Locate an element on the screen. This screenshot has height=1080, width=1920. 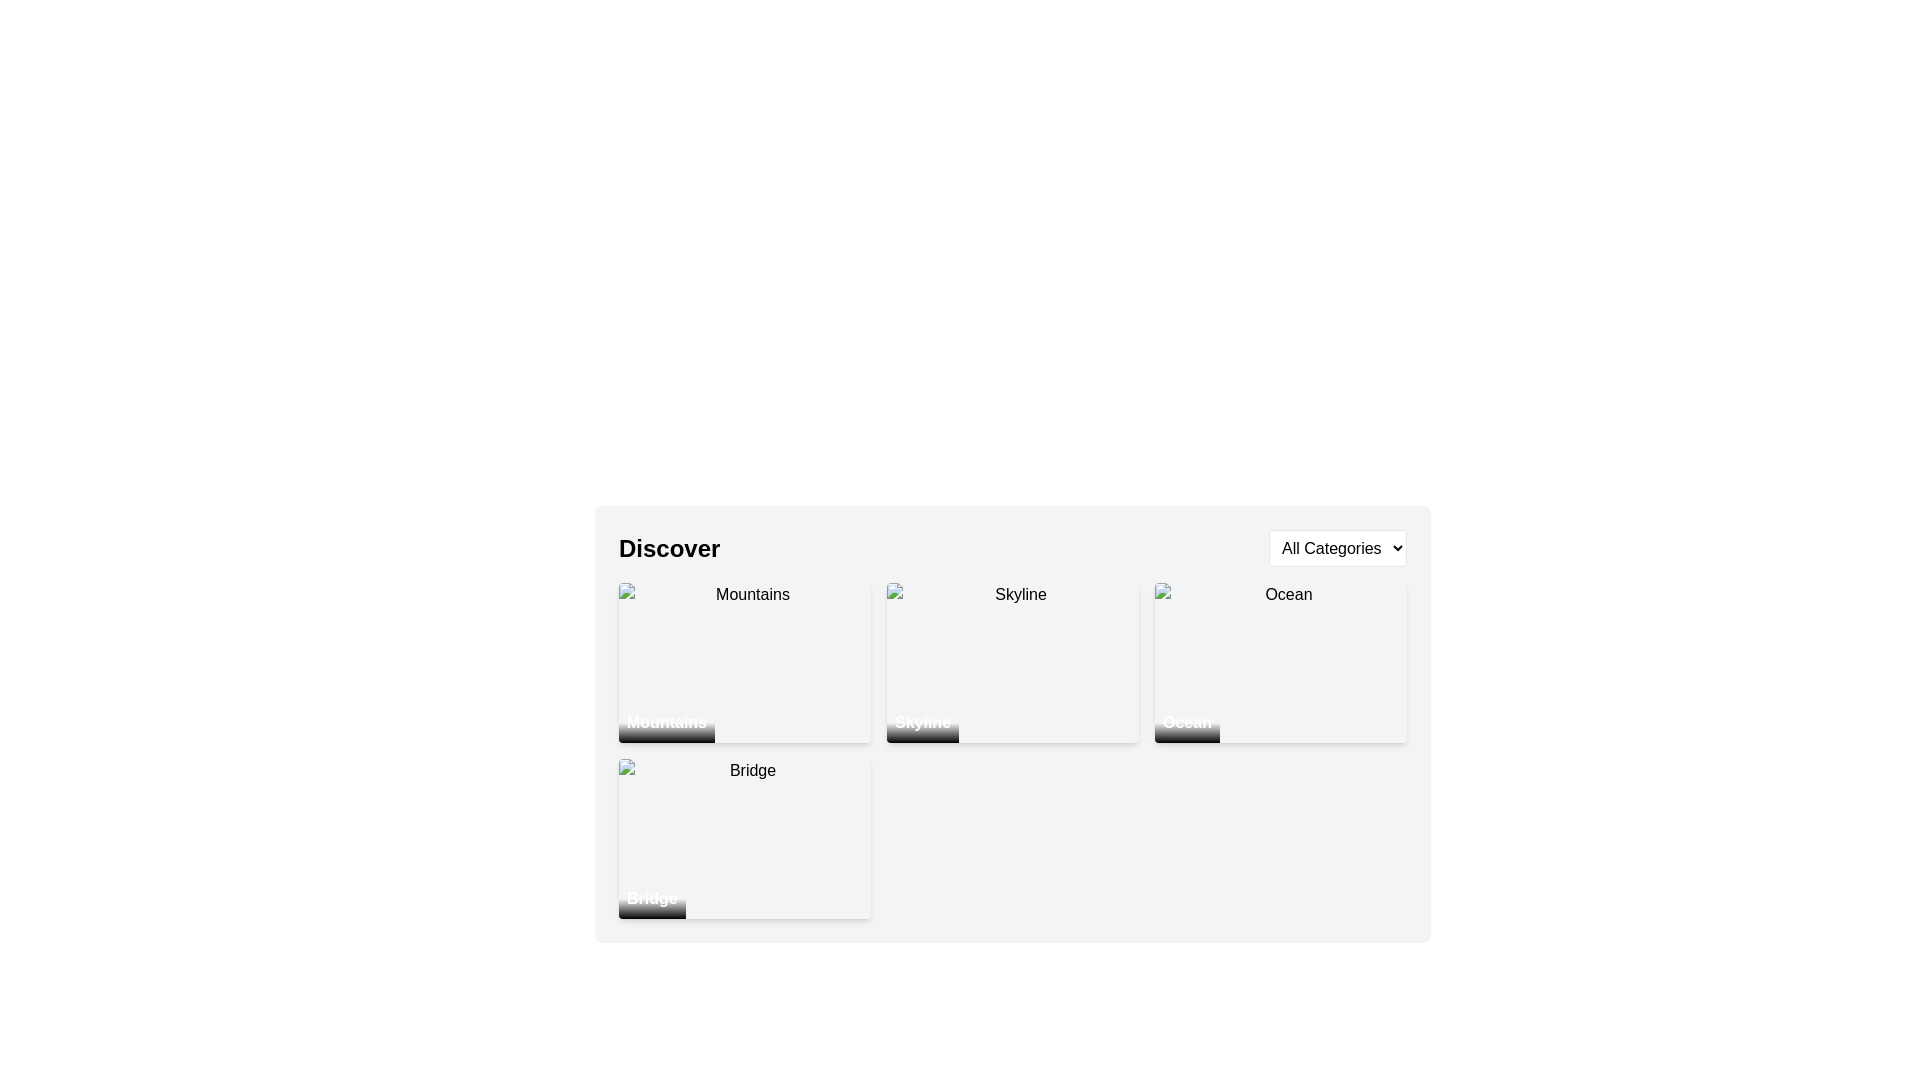
the first card in the grid layout that serves as a preview or link to content related to 'Mountains' is located at coordinates (743, 663).